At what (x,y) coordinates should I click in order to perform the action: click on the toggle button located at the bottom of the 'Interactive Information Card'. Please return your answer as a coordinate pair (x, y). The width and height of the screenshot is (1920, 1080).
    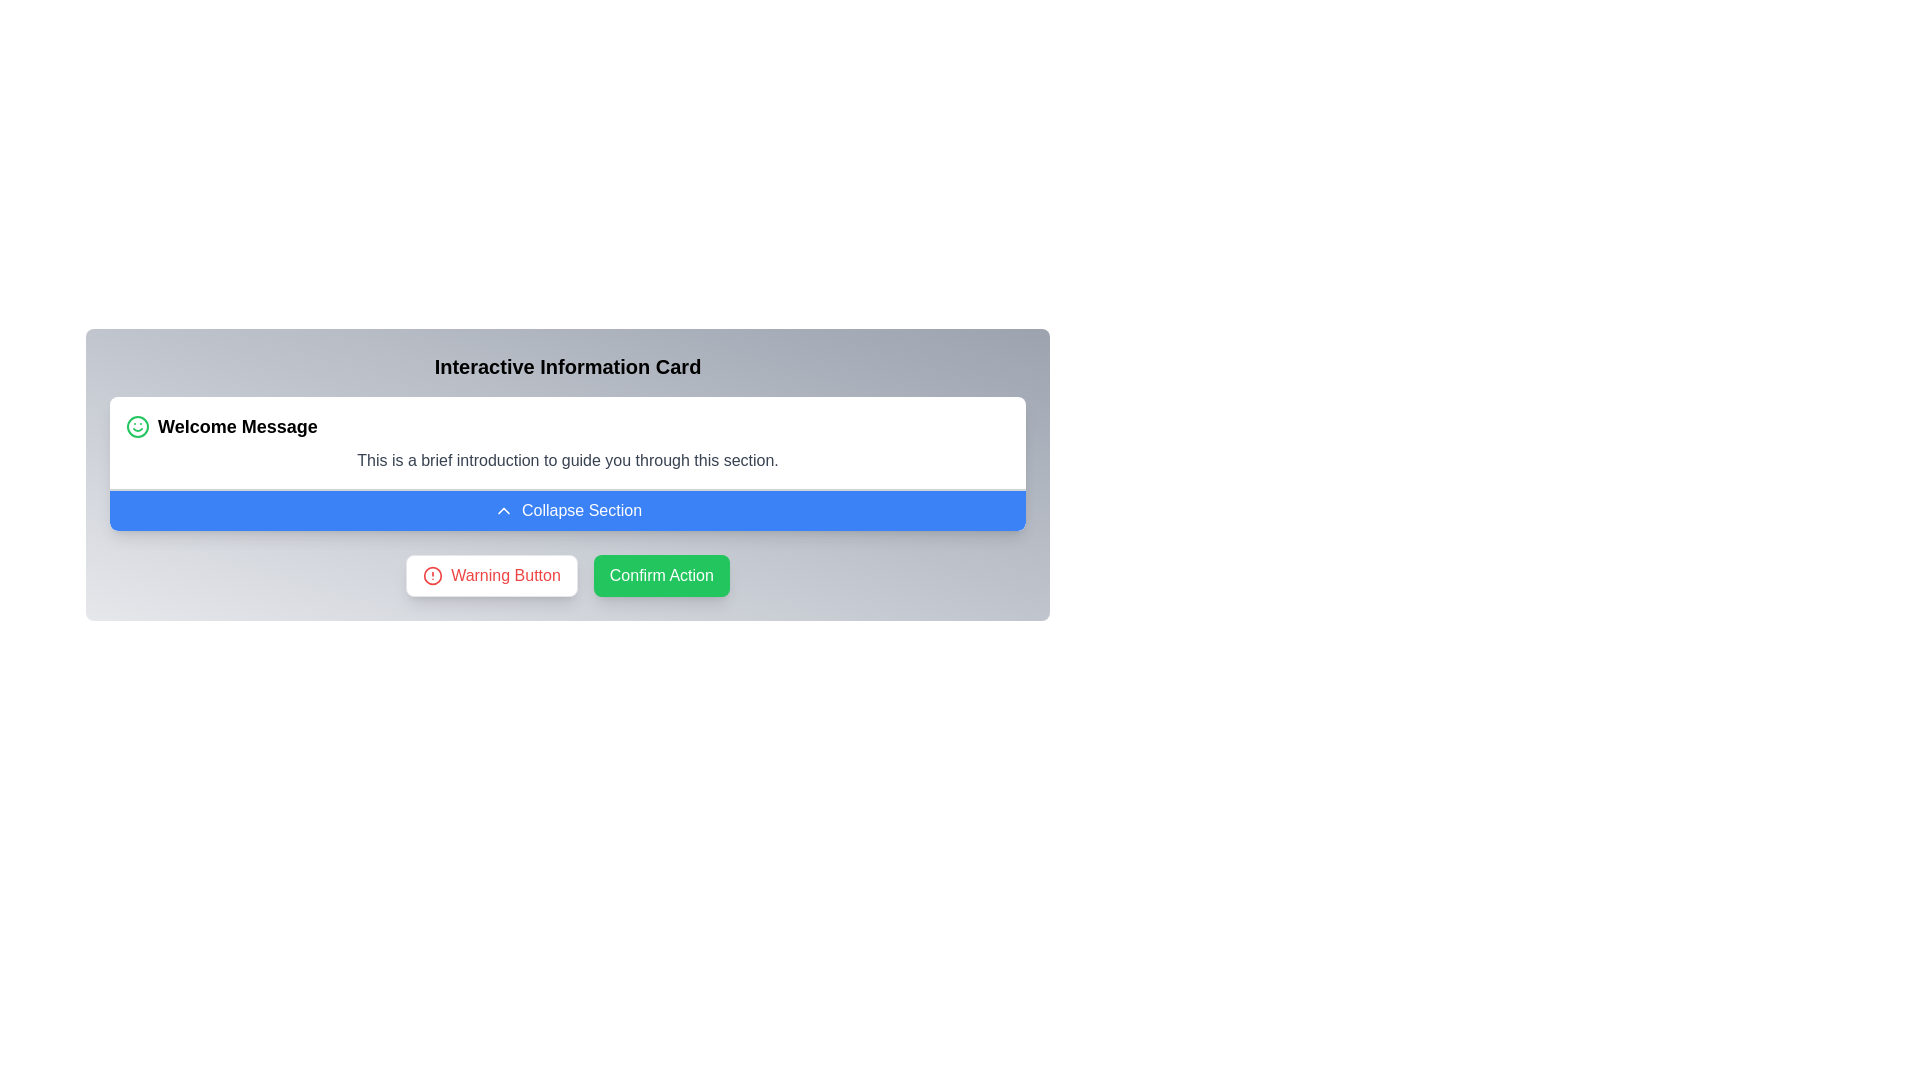
    Looking at the image, I should click on (566, 509).